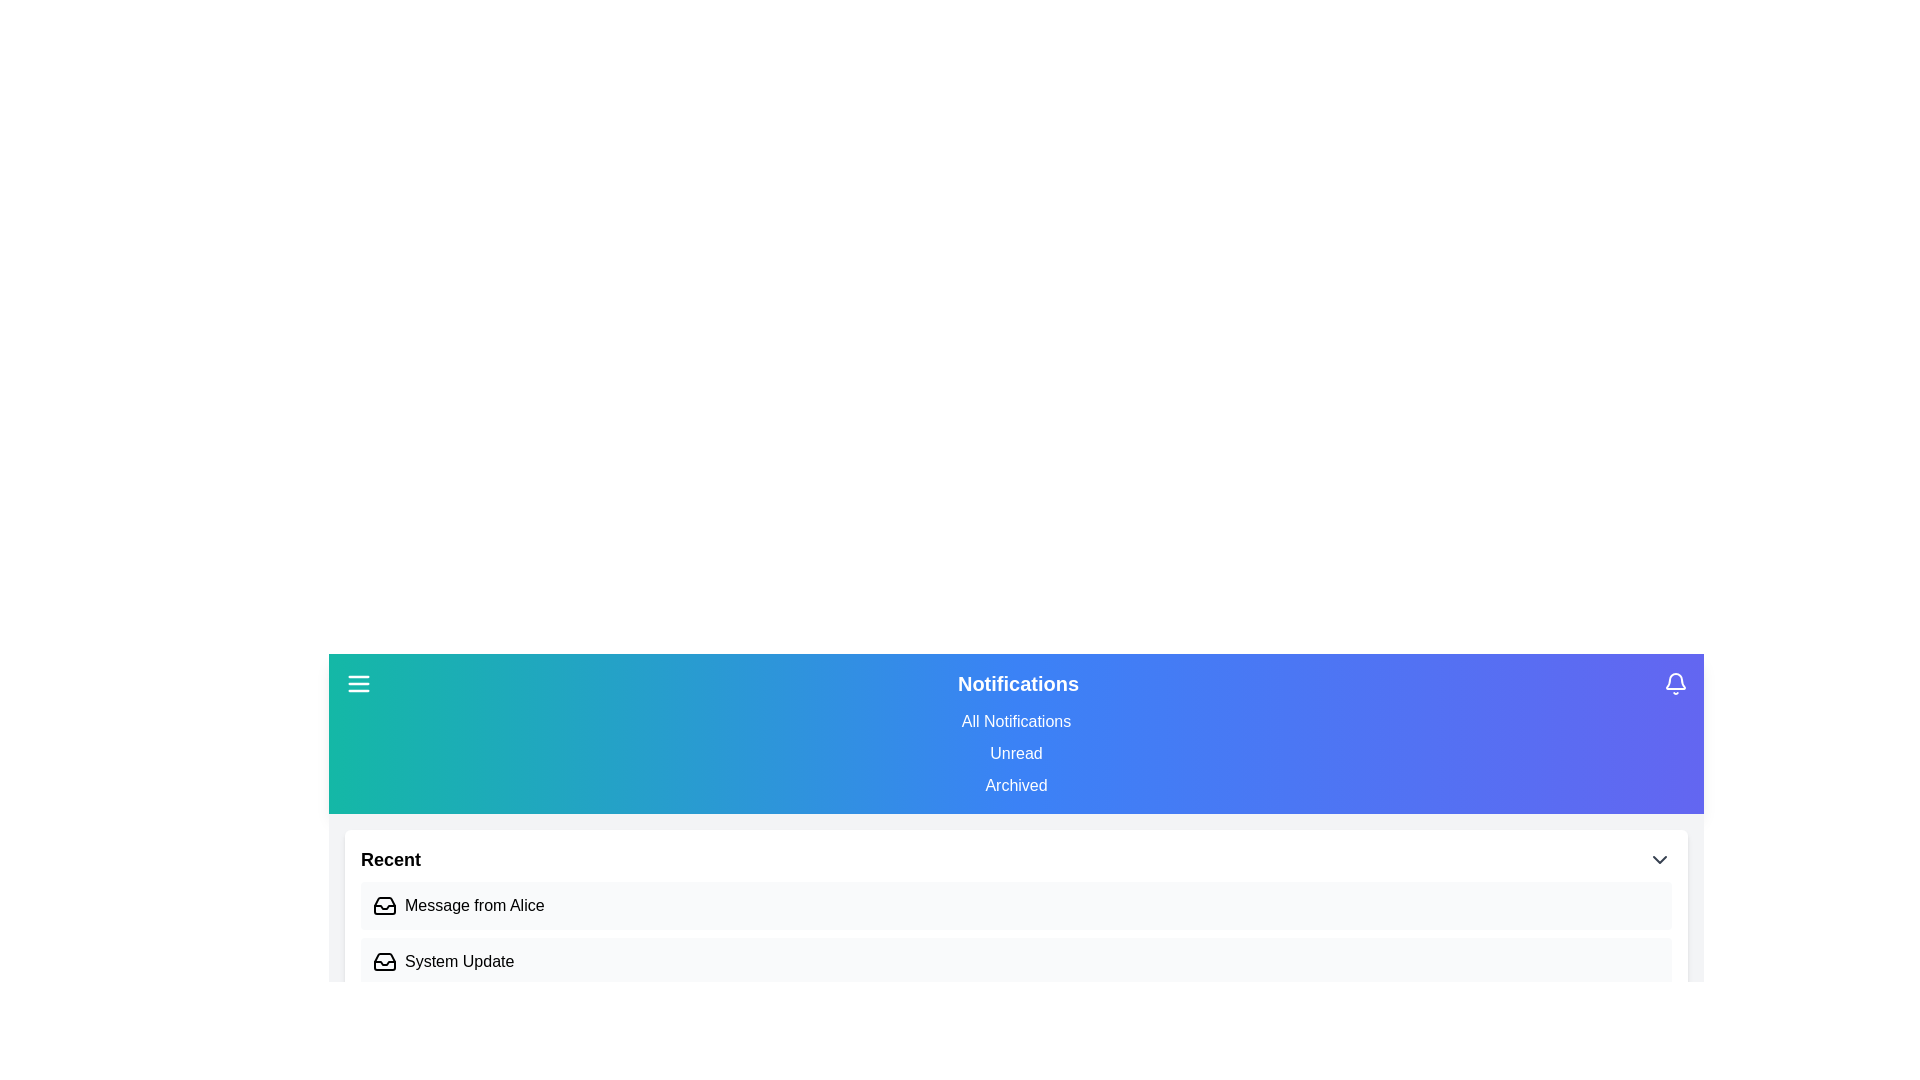 The height and width of the screenshot is (1080, 1920). I want to click on the 'All Notifications' link to view all notifications, so click(1016, 721).